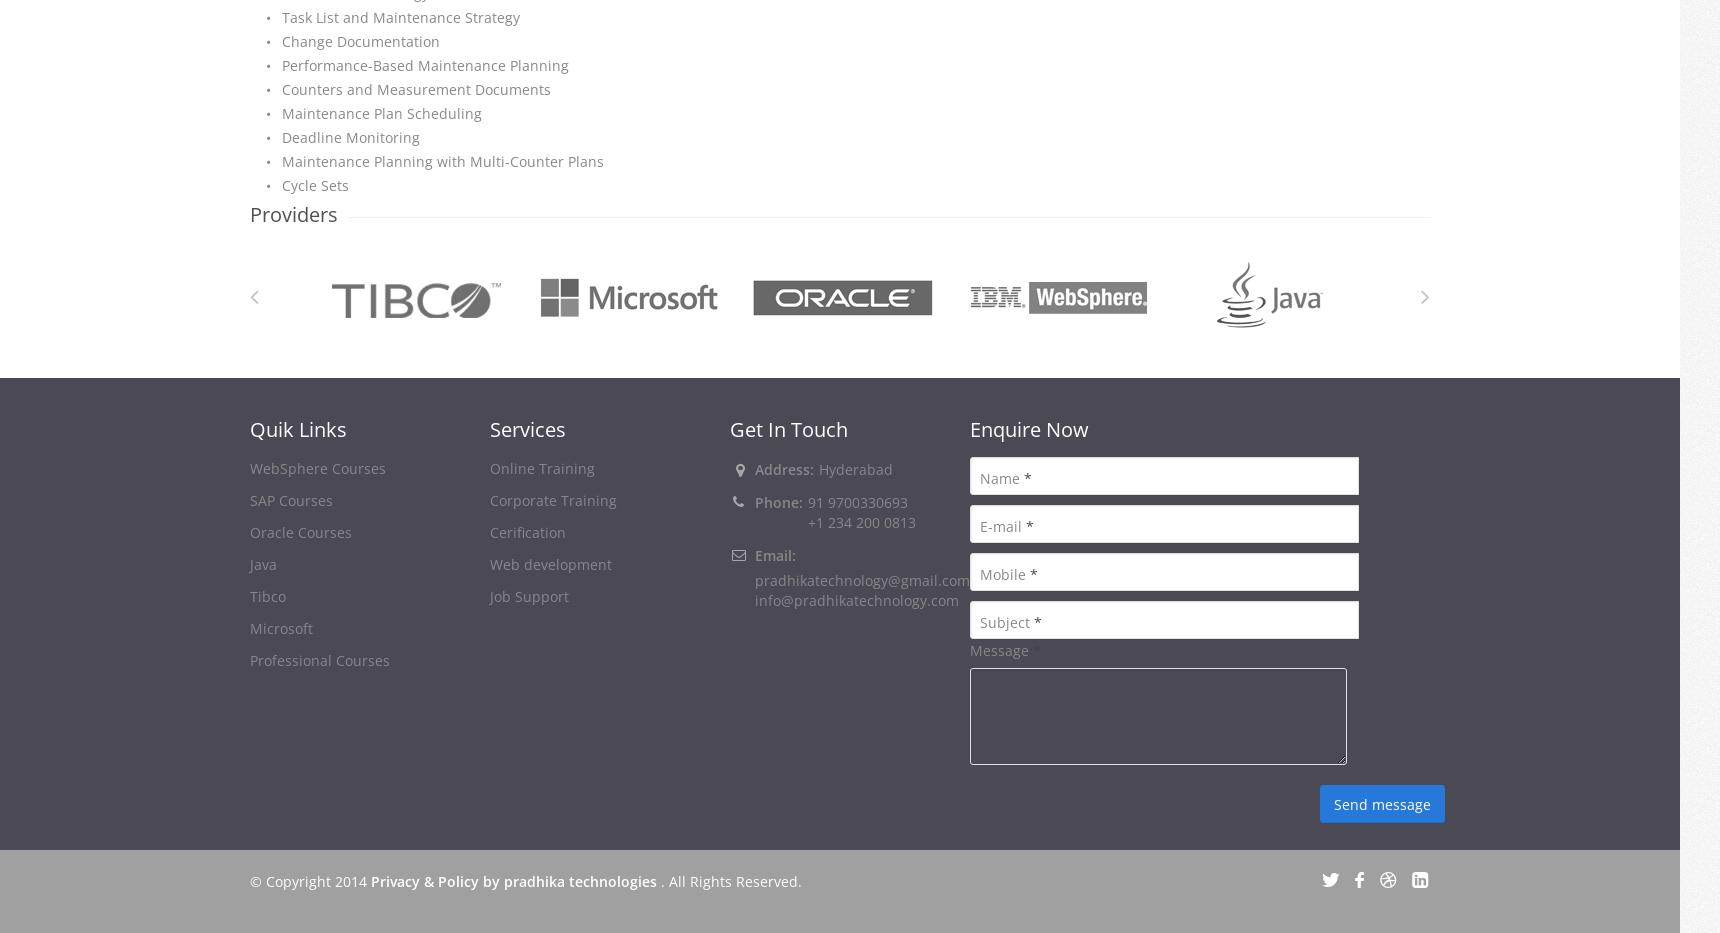 This screenshot has width=1720, height=933. What do you see at coordinates (529, 596) in the screenshot?
I see `'Job Support'` at bounding box center [529, 596].